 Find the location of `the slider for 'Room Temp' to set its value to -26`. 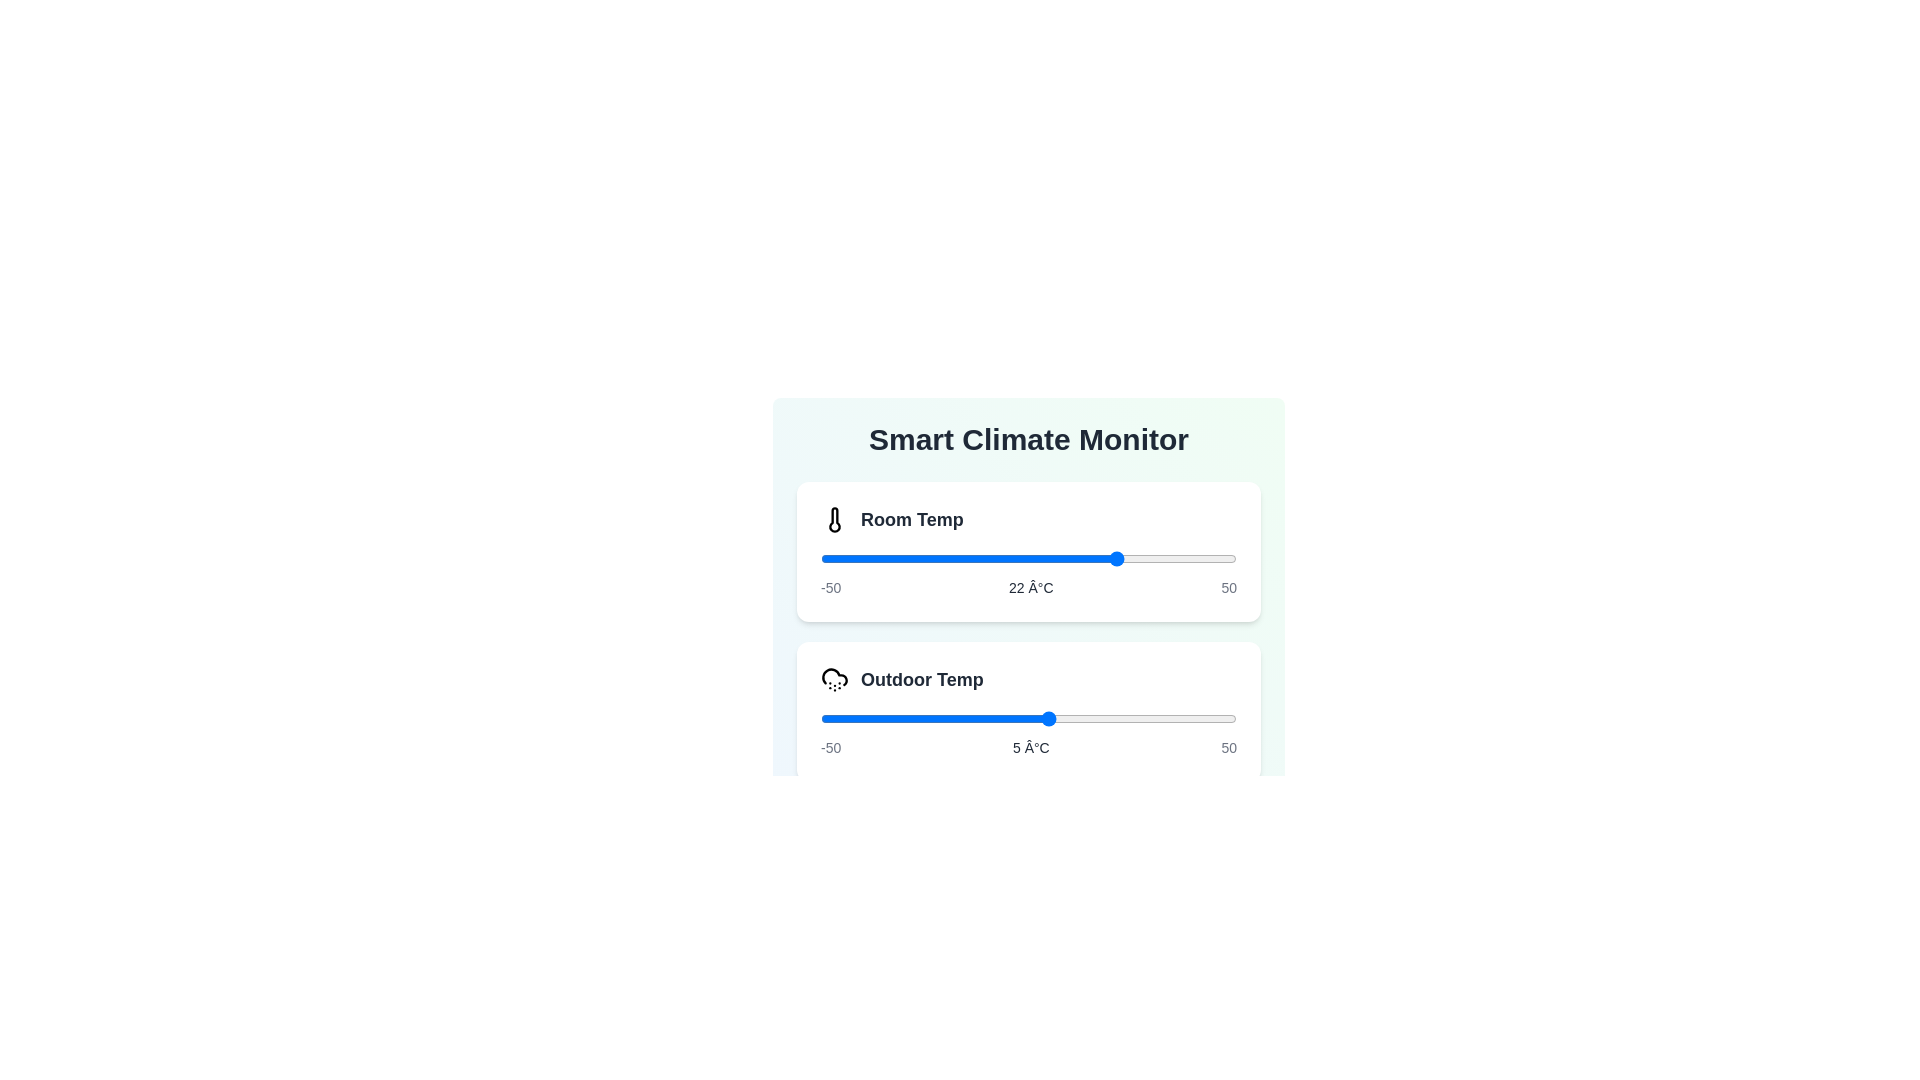

the slider for 'Room Temp' to set its value to -26 is located at coordinates (919, 559).